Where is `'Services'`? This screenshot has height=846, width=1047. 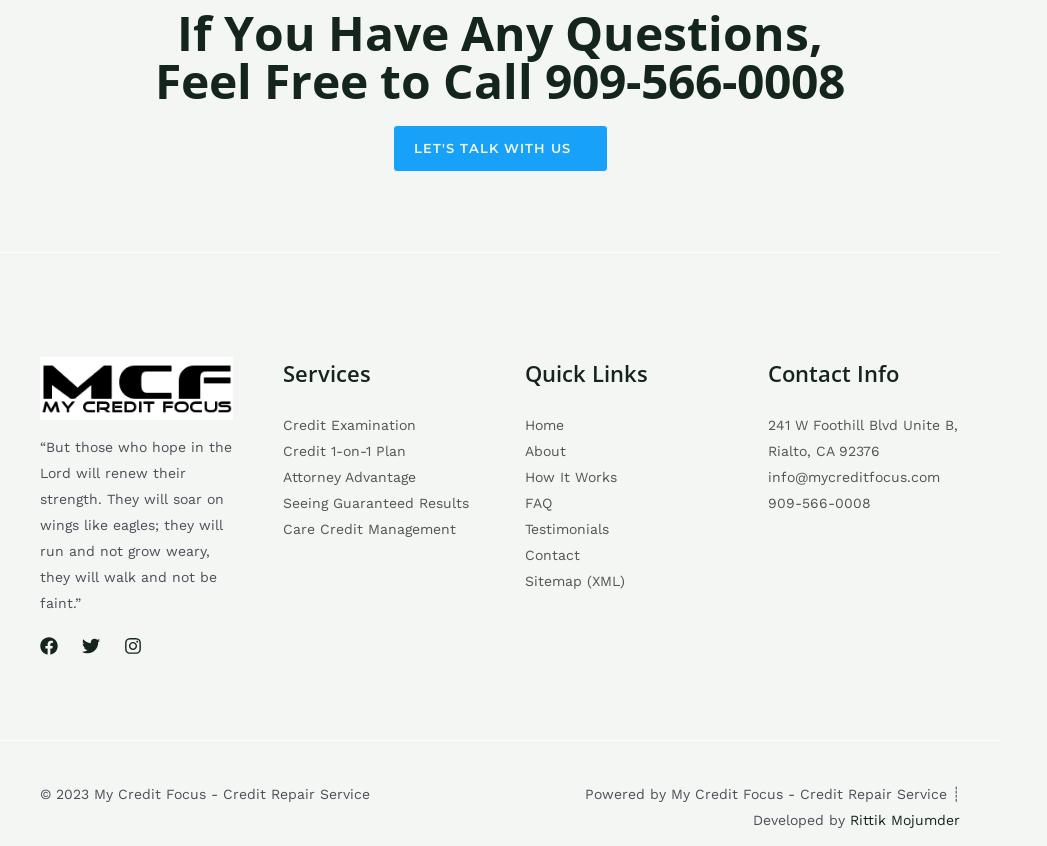
'Services' is located at coordinates (325, 371).